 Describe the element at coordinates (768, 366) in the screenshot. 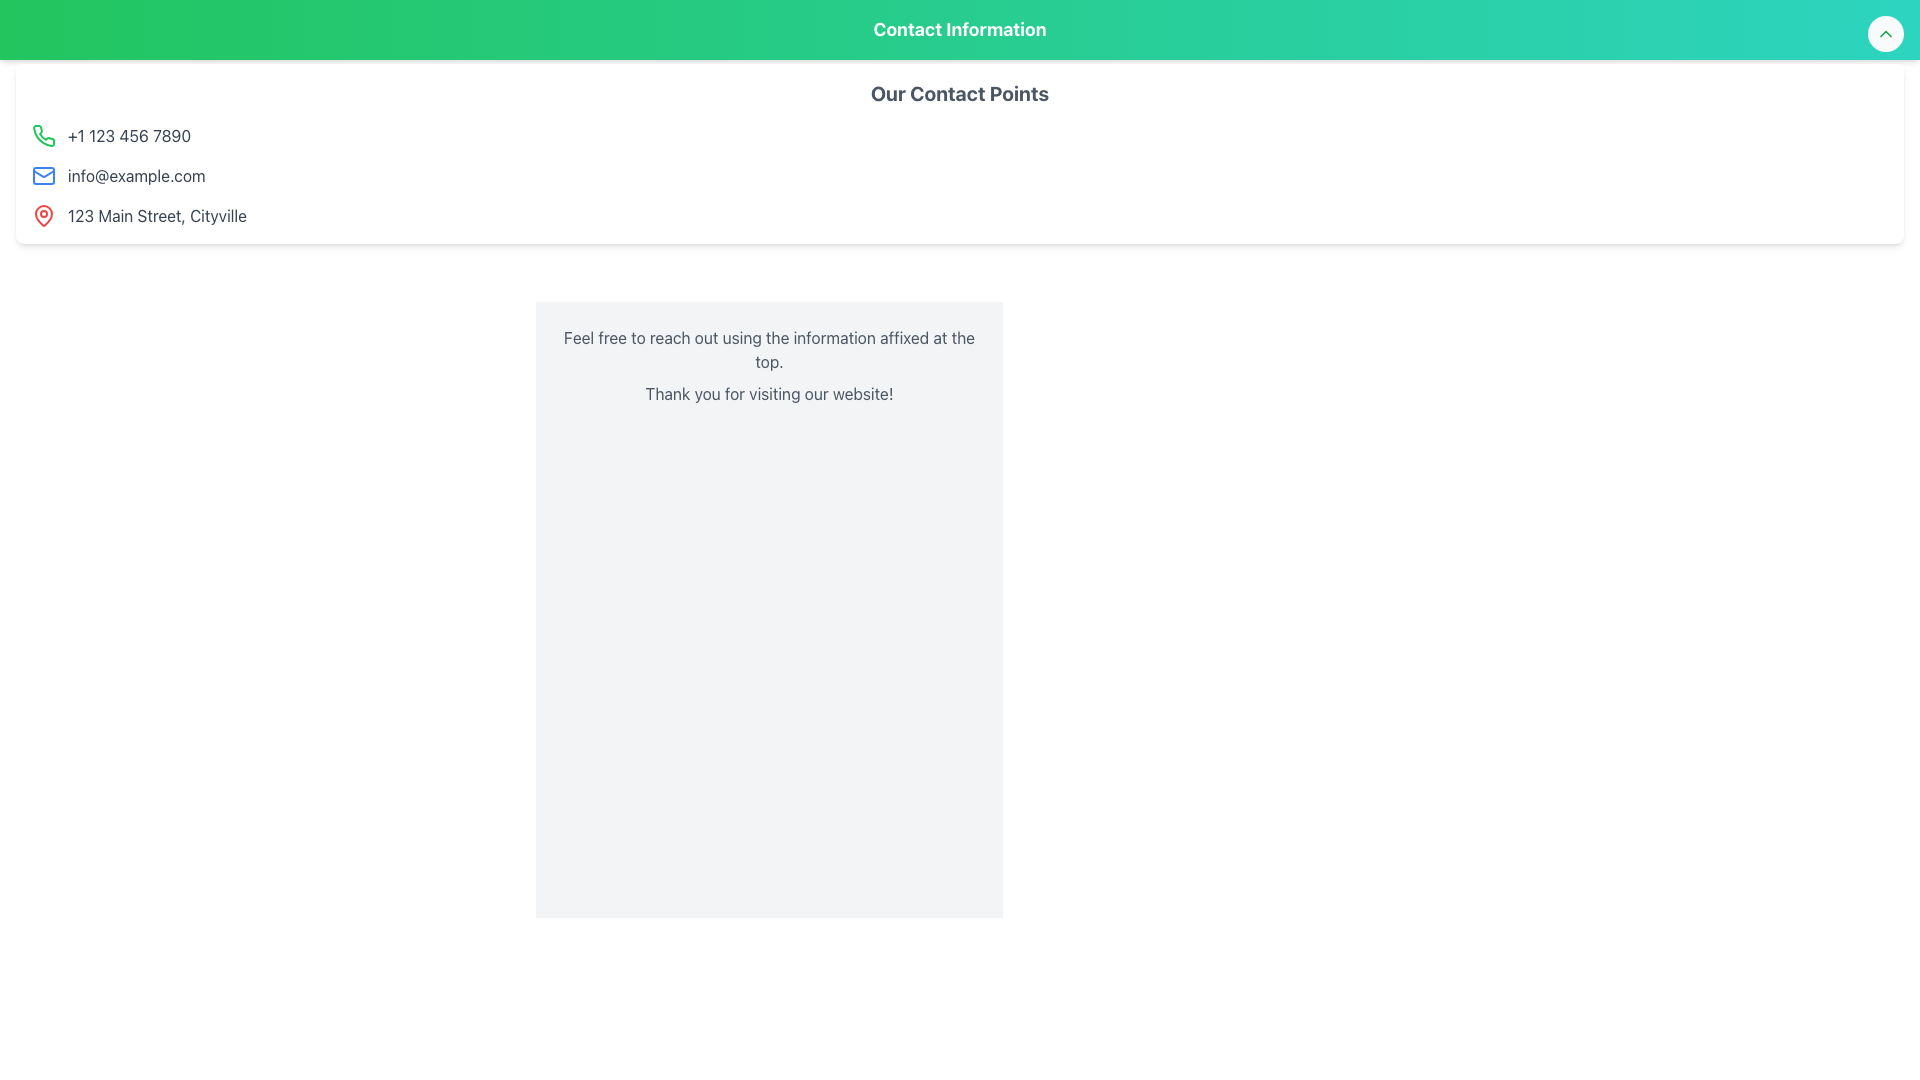

I see `the informational text block located below the 'Our Contact Points' section, which provides a friendly message and additional contact instructions` at that location.